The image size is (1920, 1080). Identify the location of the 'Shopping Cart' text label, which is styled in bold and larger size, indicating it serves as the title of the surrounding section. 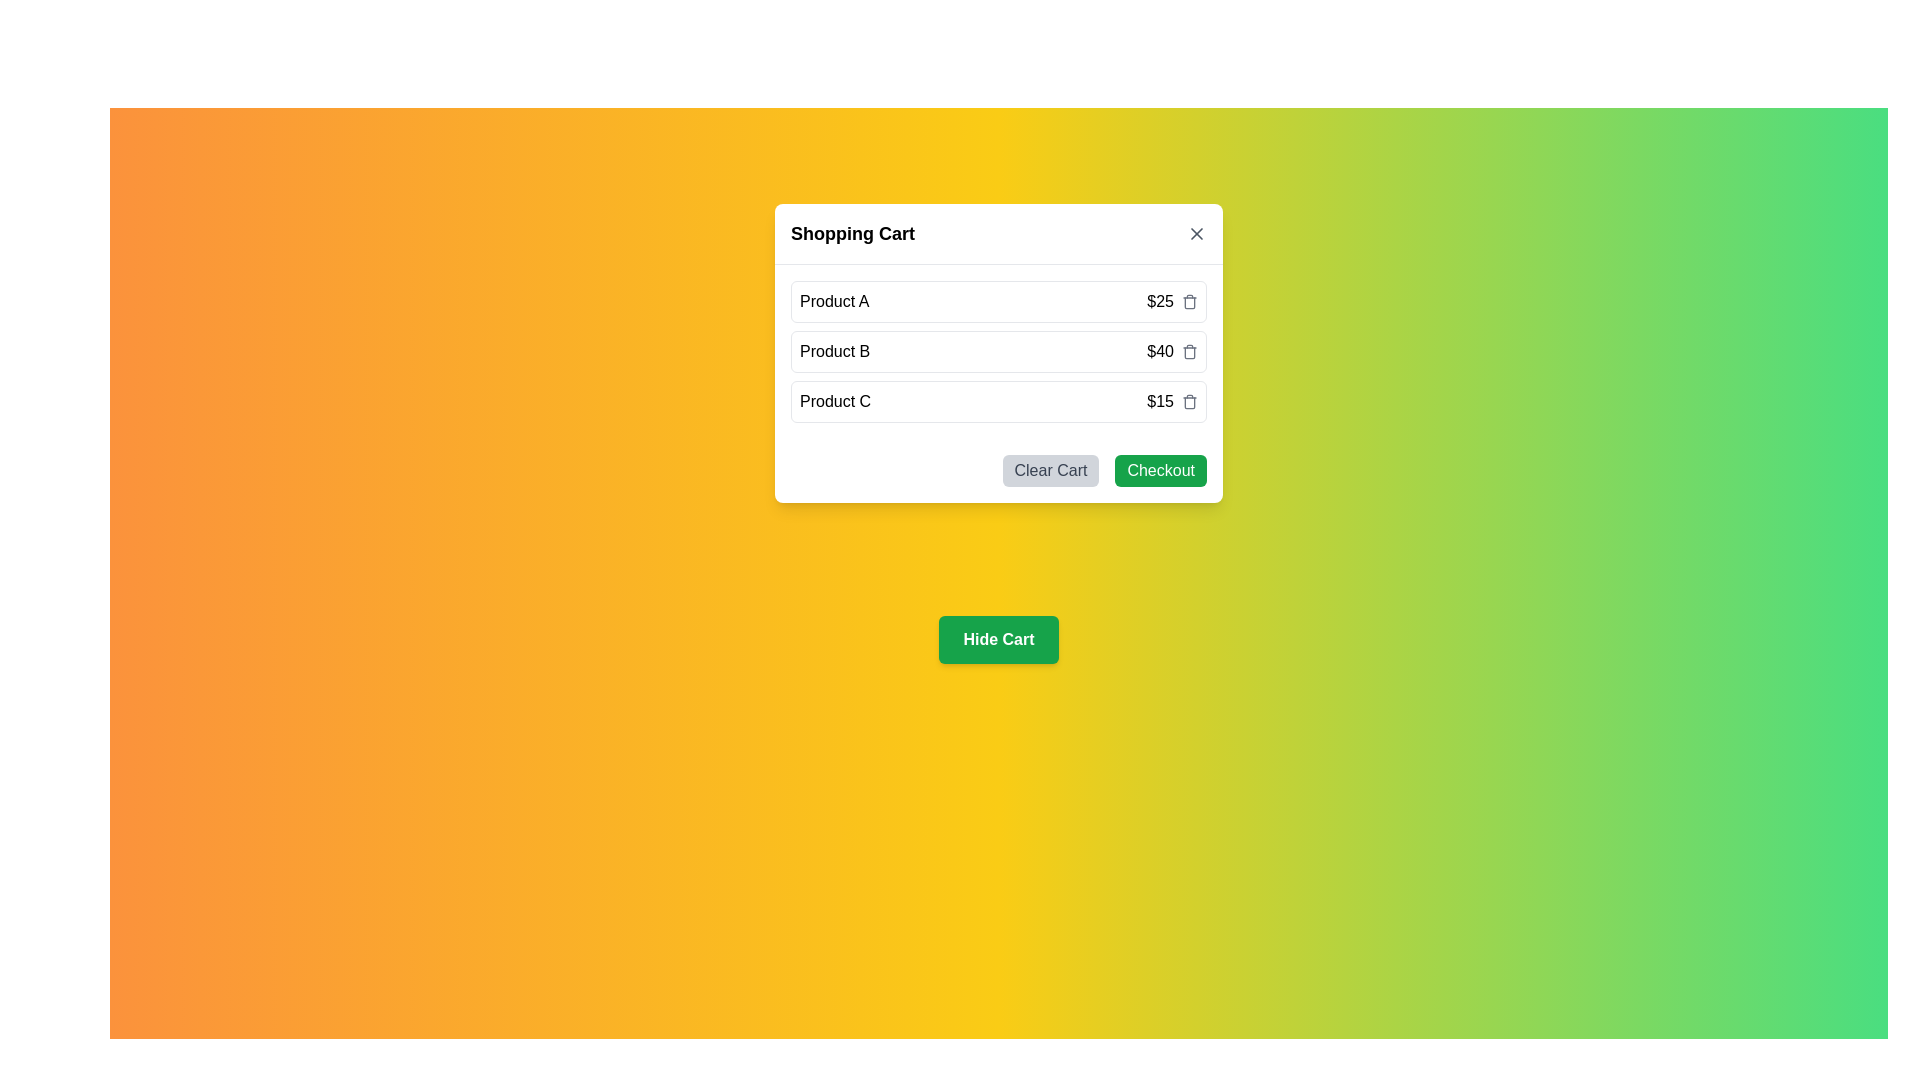
(853, 233).